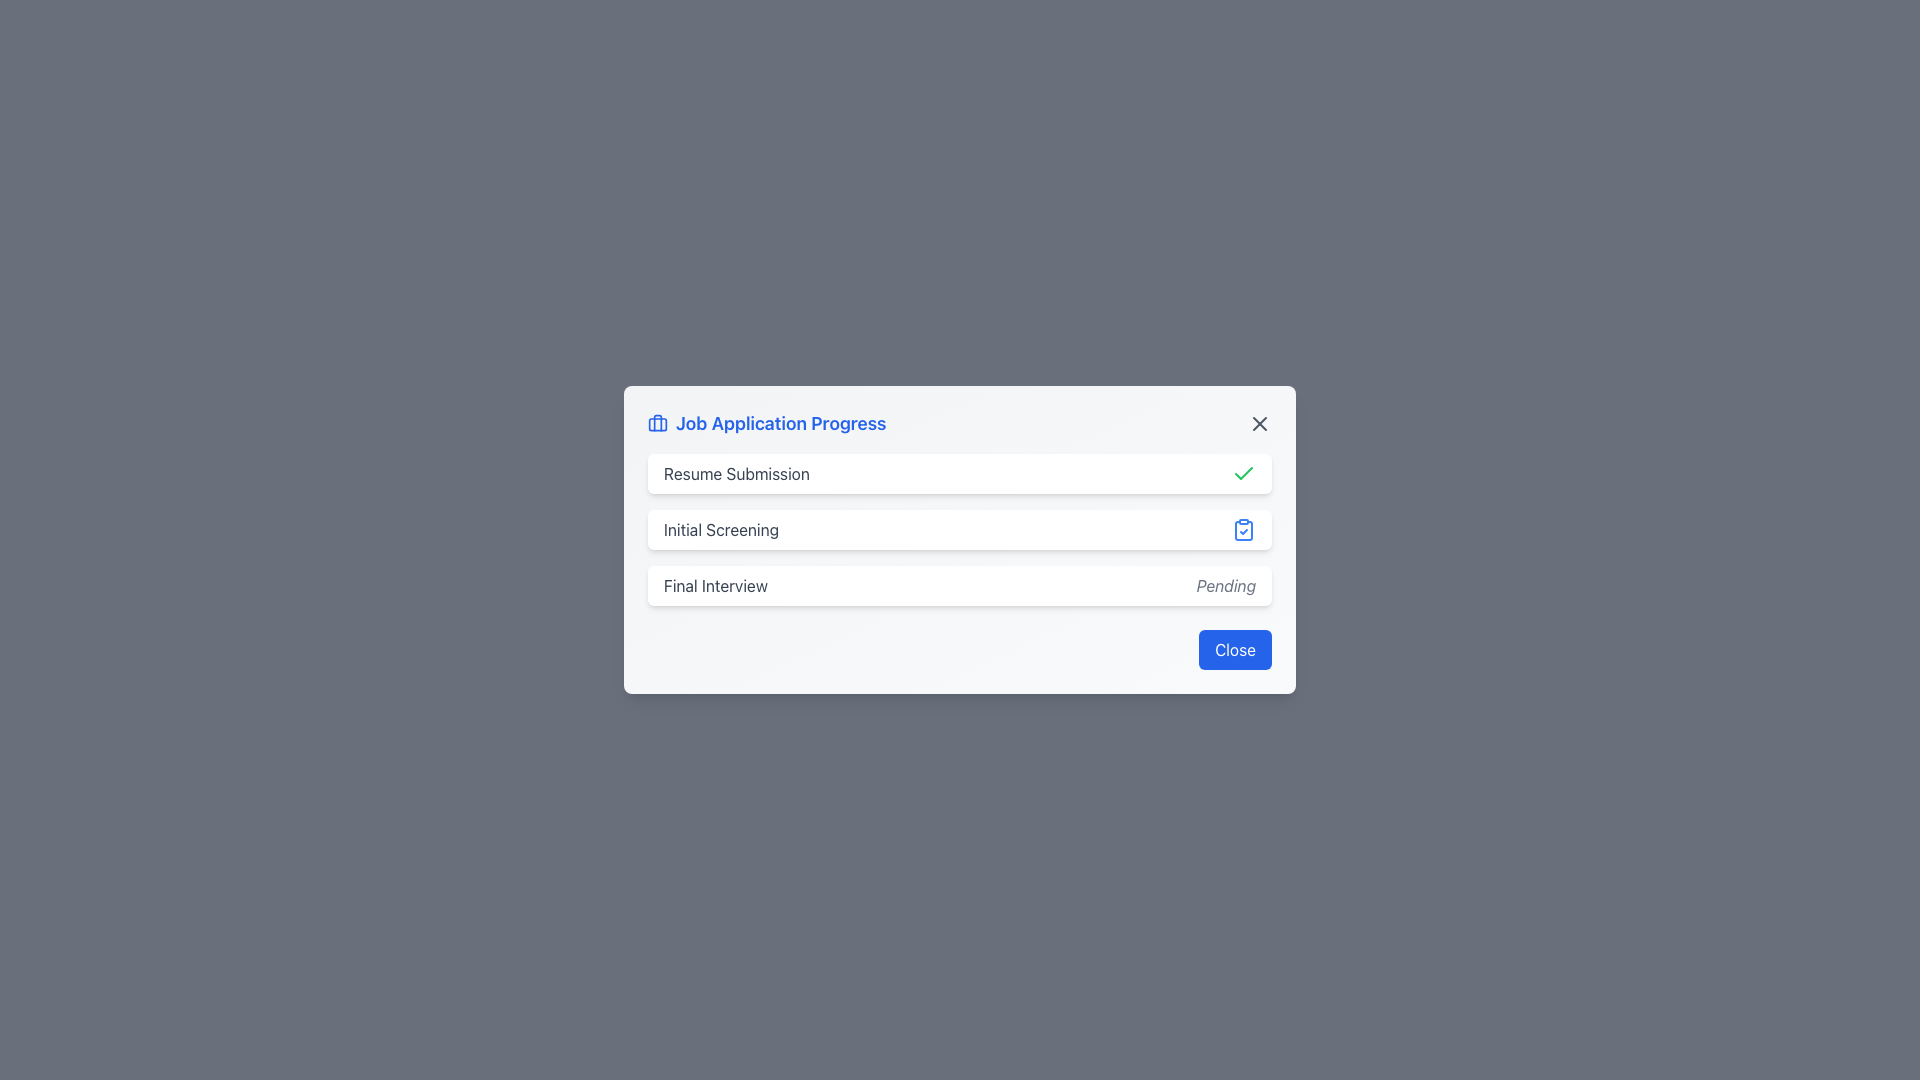 This screenshot has width=1920, height=1080. I want to click on the checkmark icon indicating the completion status of the 'Resume Submission' step in the job application process, located in the first row of the modal interface, so click(1242, 473).